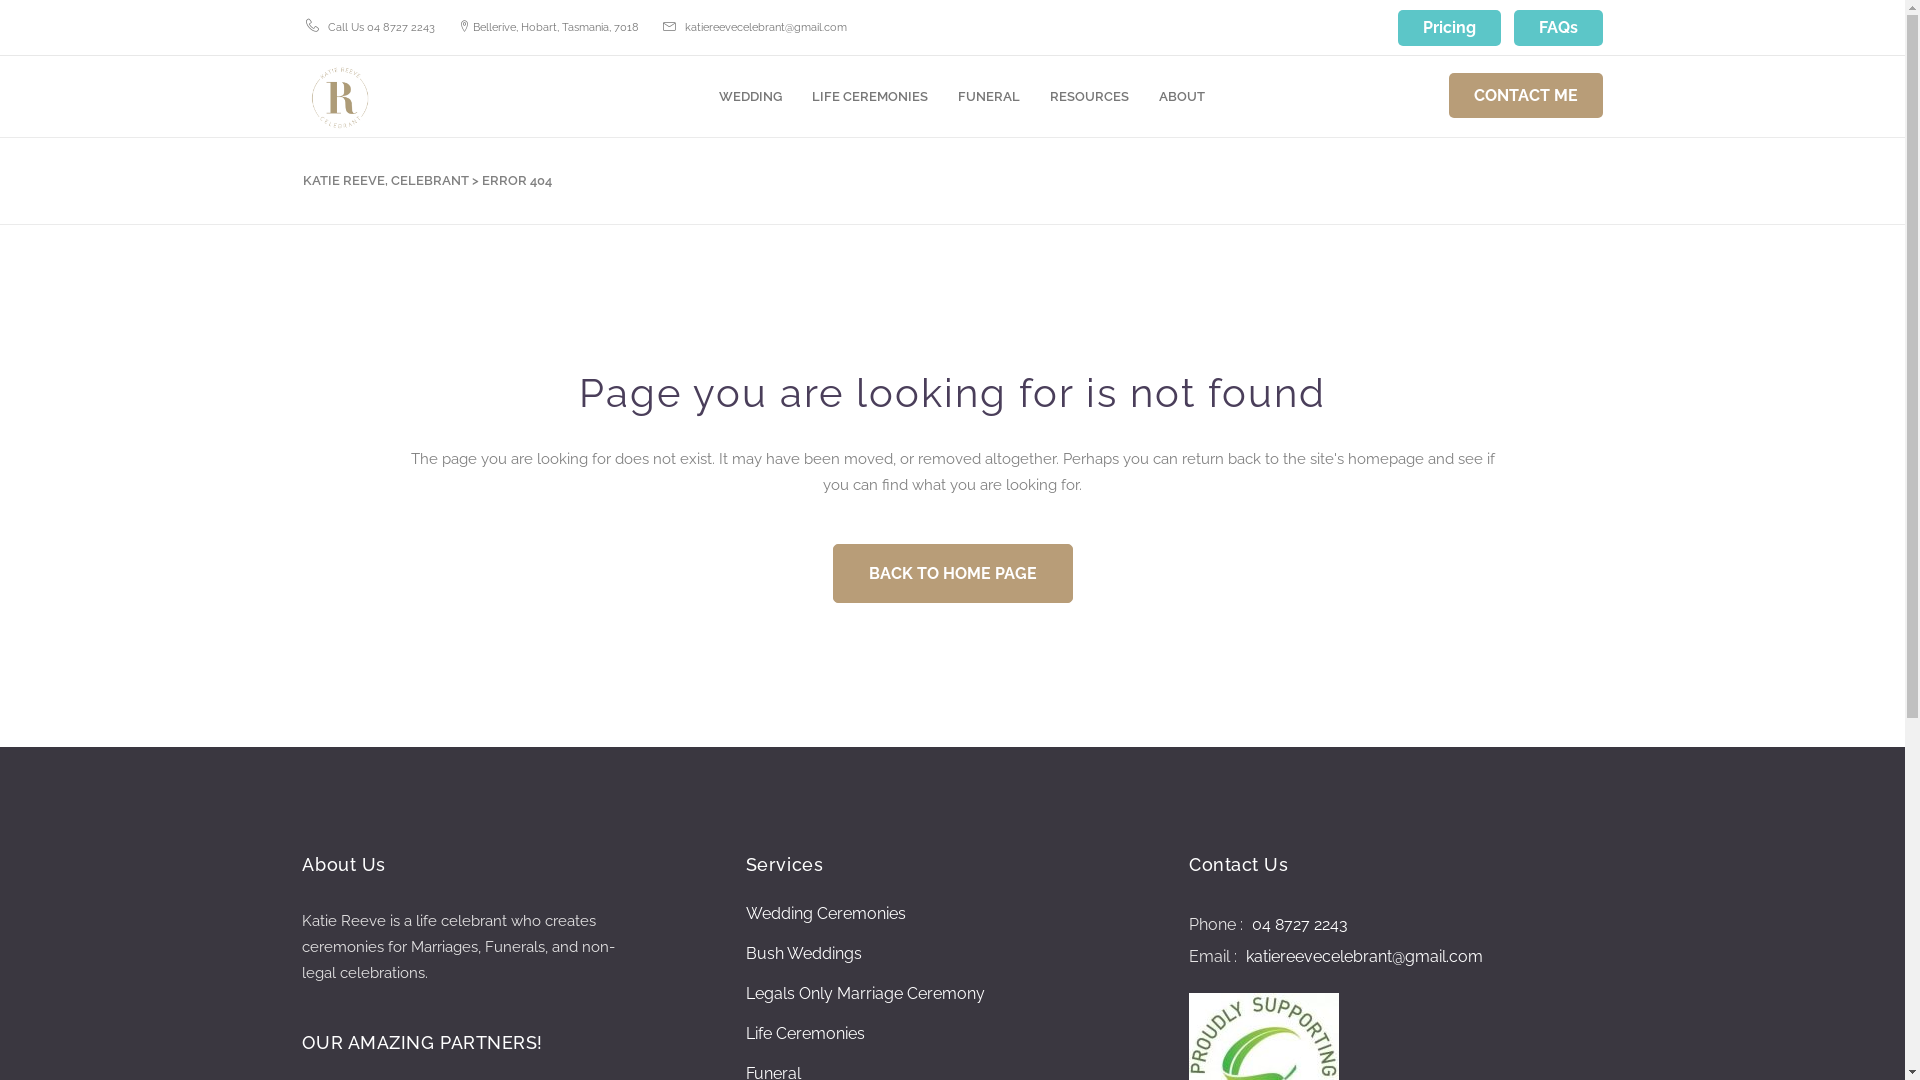 This screenshot has height=1080, width=1920. What do you see at coordinates (749, 96) in the screenshot?
I see `'WEDDING'` at bounding box center [749, 96].